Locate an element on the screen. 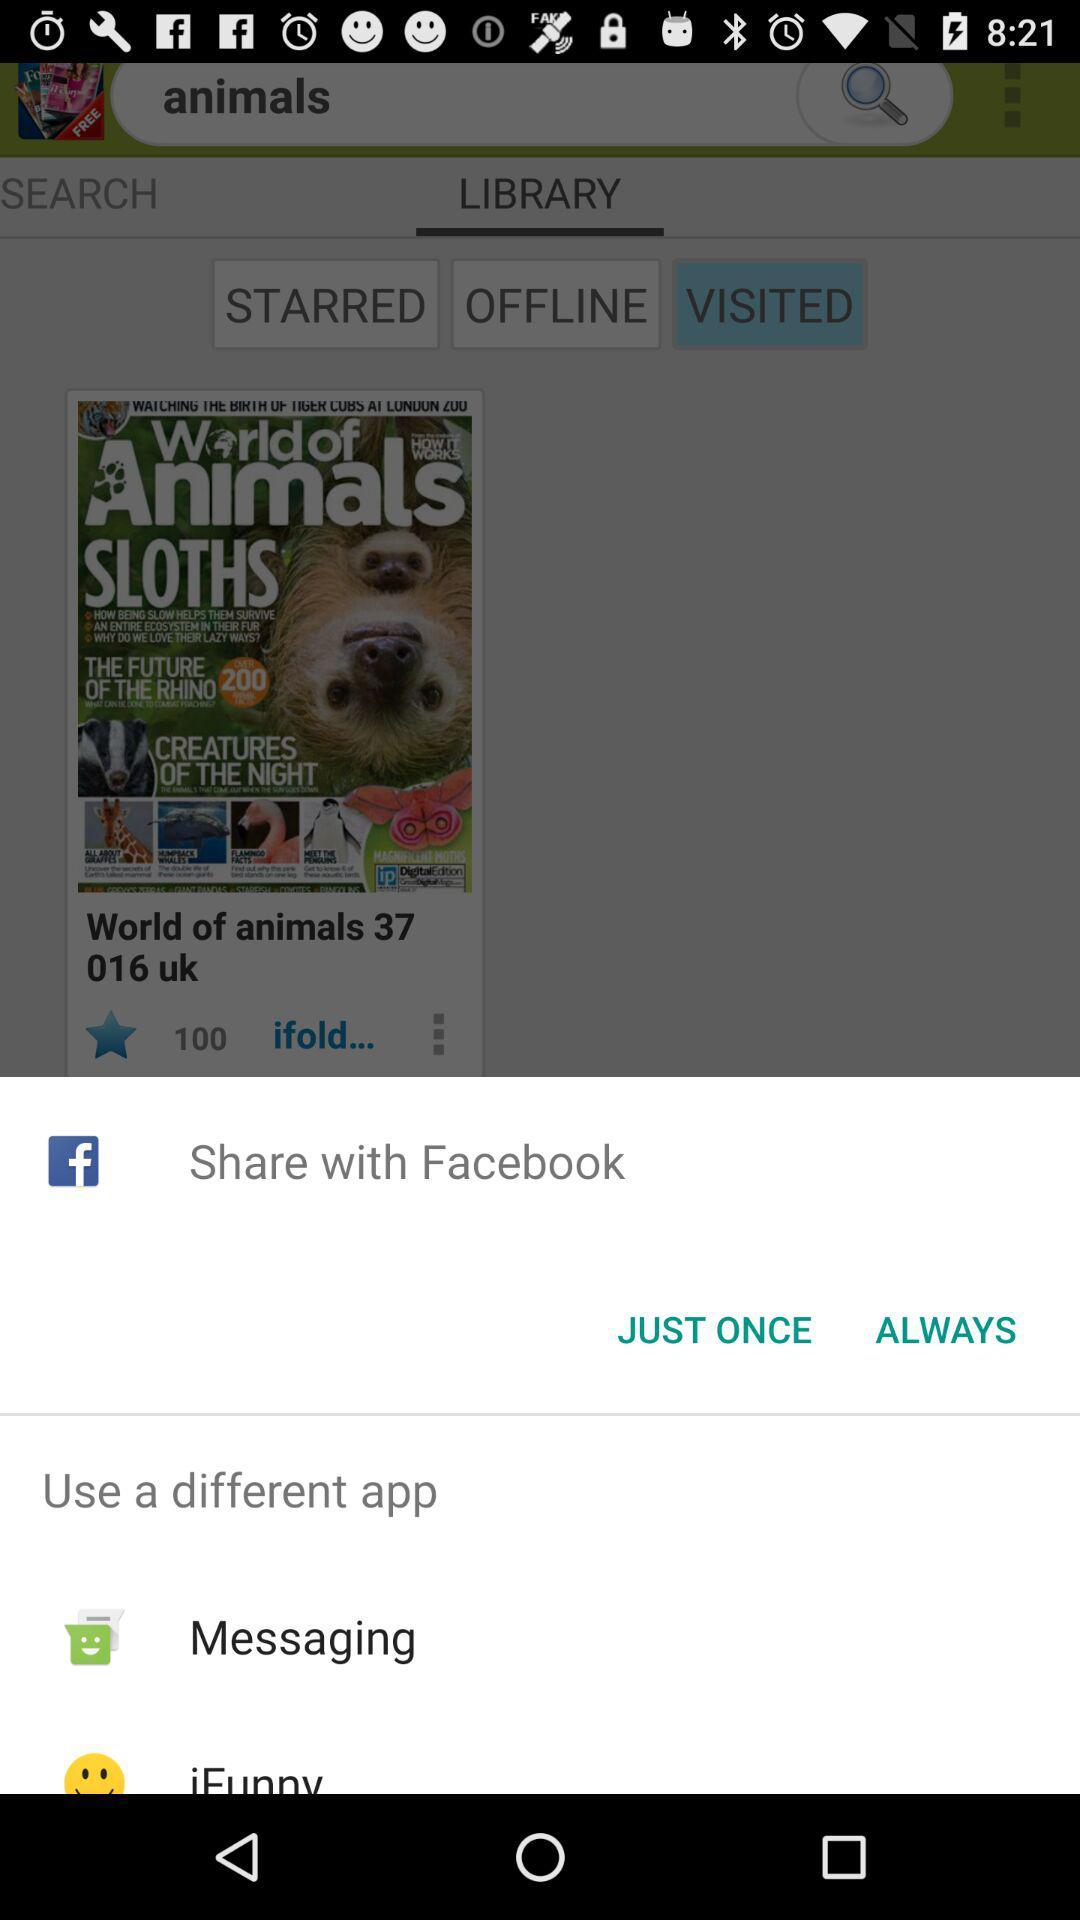 This screenshot has height=1920, width=1080. messaging app is located at coordinates (303, 1636).